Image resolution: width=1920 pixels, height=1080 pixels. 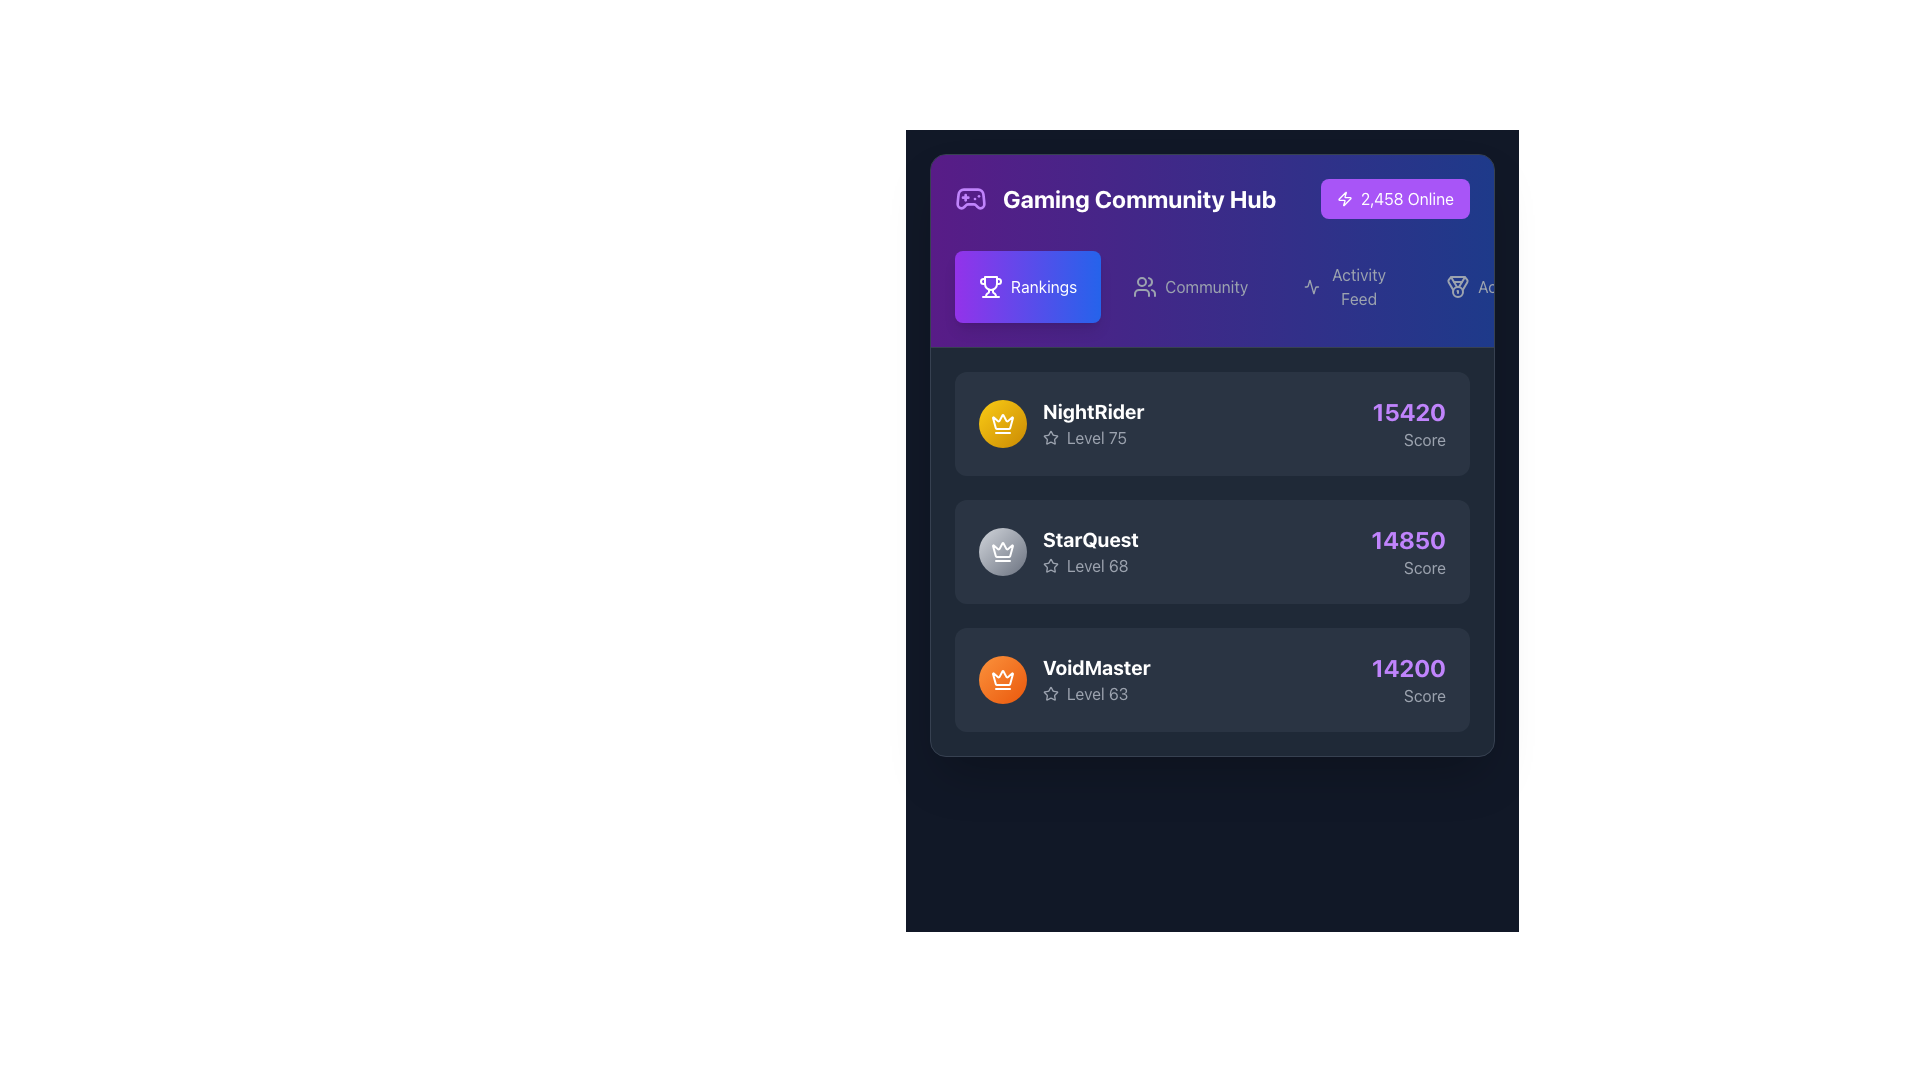 I want to click on the circular badge with a gradient background and a white crown icon, located to the left of the 'StarQuest' label in the second list item of the leaderboard panel, so click(x=1003, y=551).